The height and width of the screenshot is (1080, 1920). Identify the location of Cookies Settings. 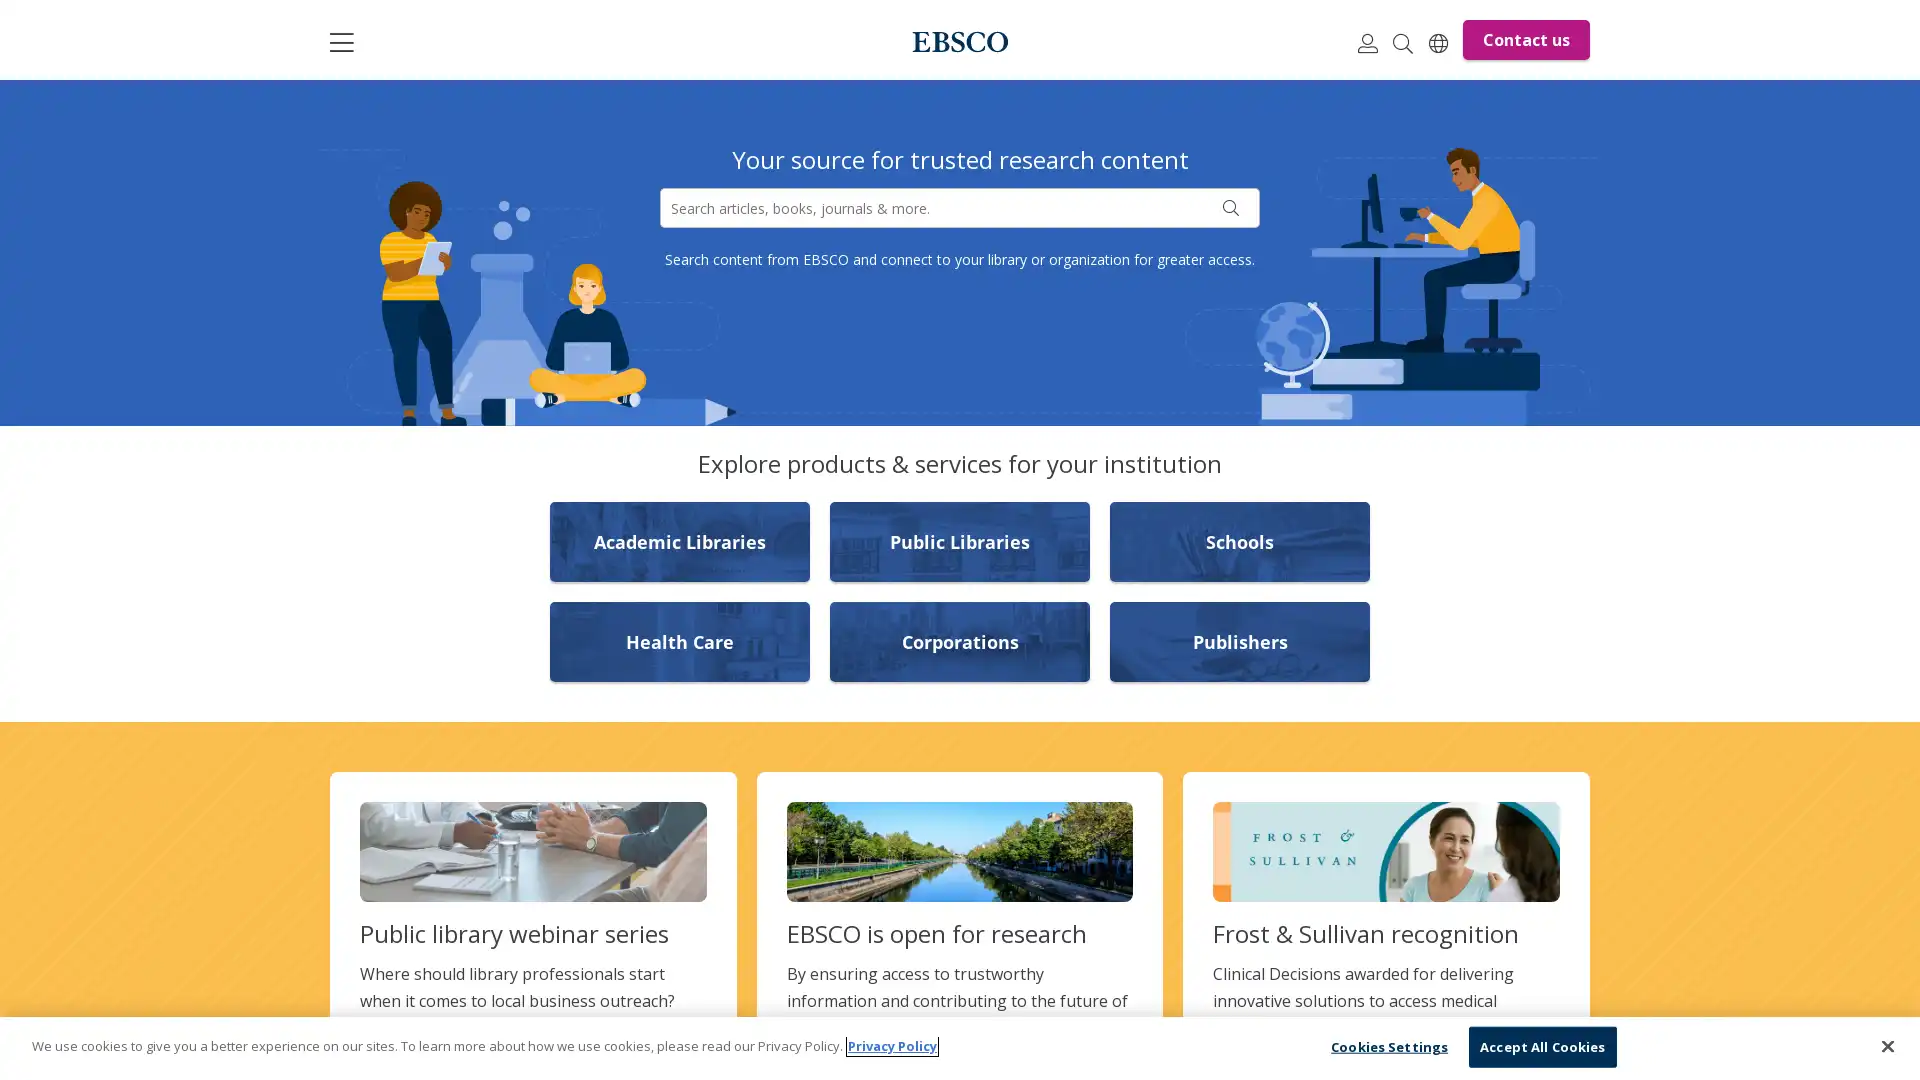
(1388, 1045).